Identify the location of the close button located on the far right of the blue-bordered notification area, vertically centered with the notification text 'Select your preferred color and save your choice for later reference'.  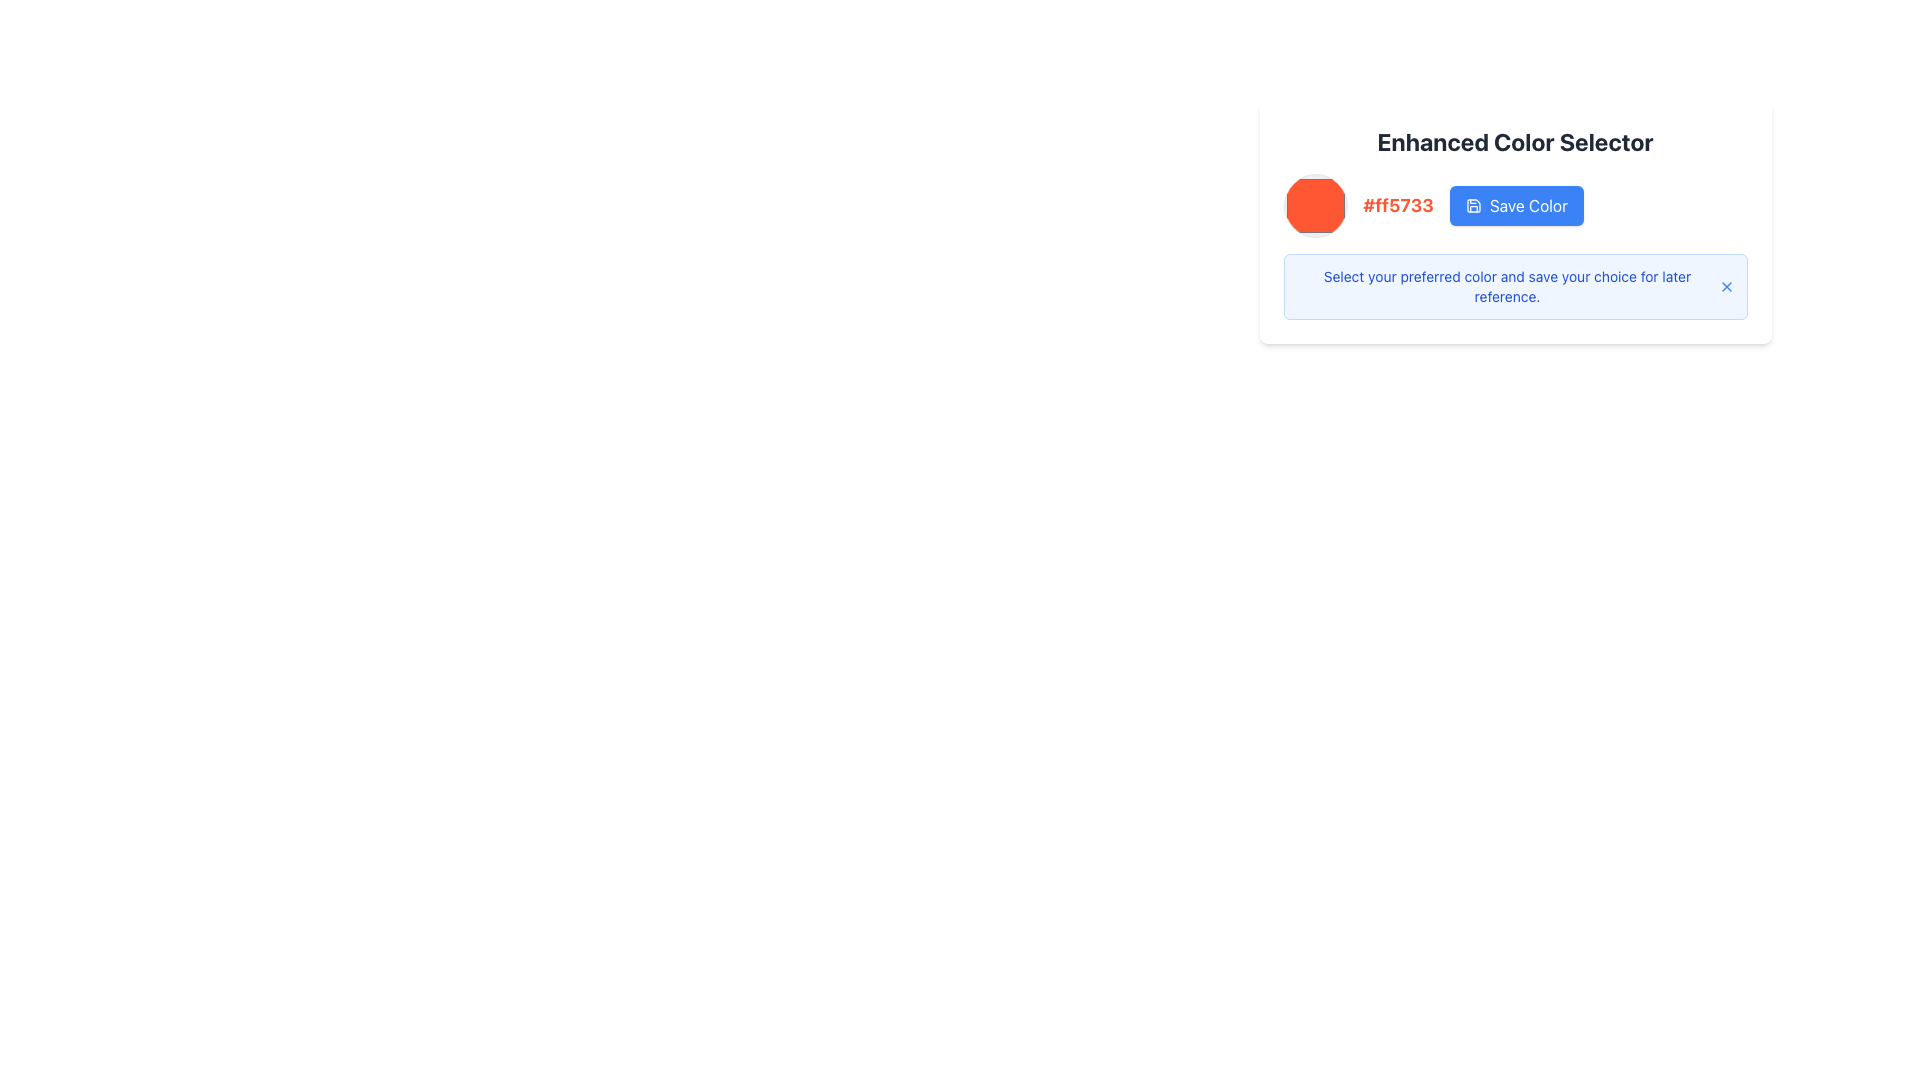
(1725, 286).